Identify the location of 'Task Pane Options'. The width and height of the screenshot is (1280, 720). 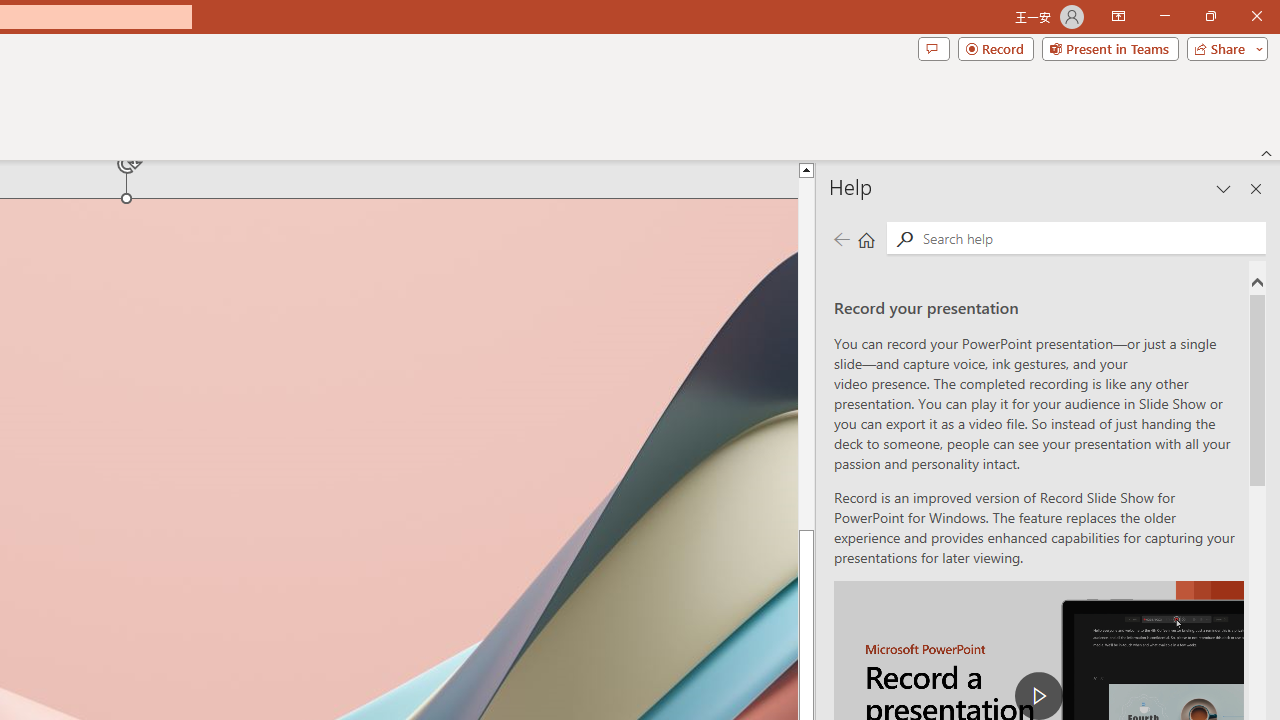
(1223, 189).